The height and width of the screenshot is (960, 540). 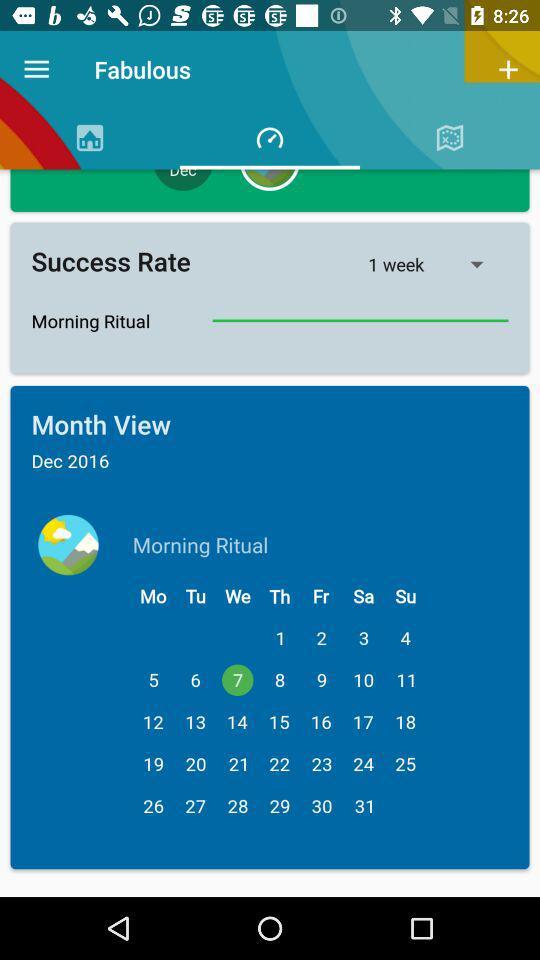 I want to click on plus icon, so click(x=508, y=69).